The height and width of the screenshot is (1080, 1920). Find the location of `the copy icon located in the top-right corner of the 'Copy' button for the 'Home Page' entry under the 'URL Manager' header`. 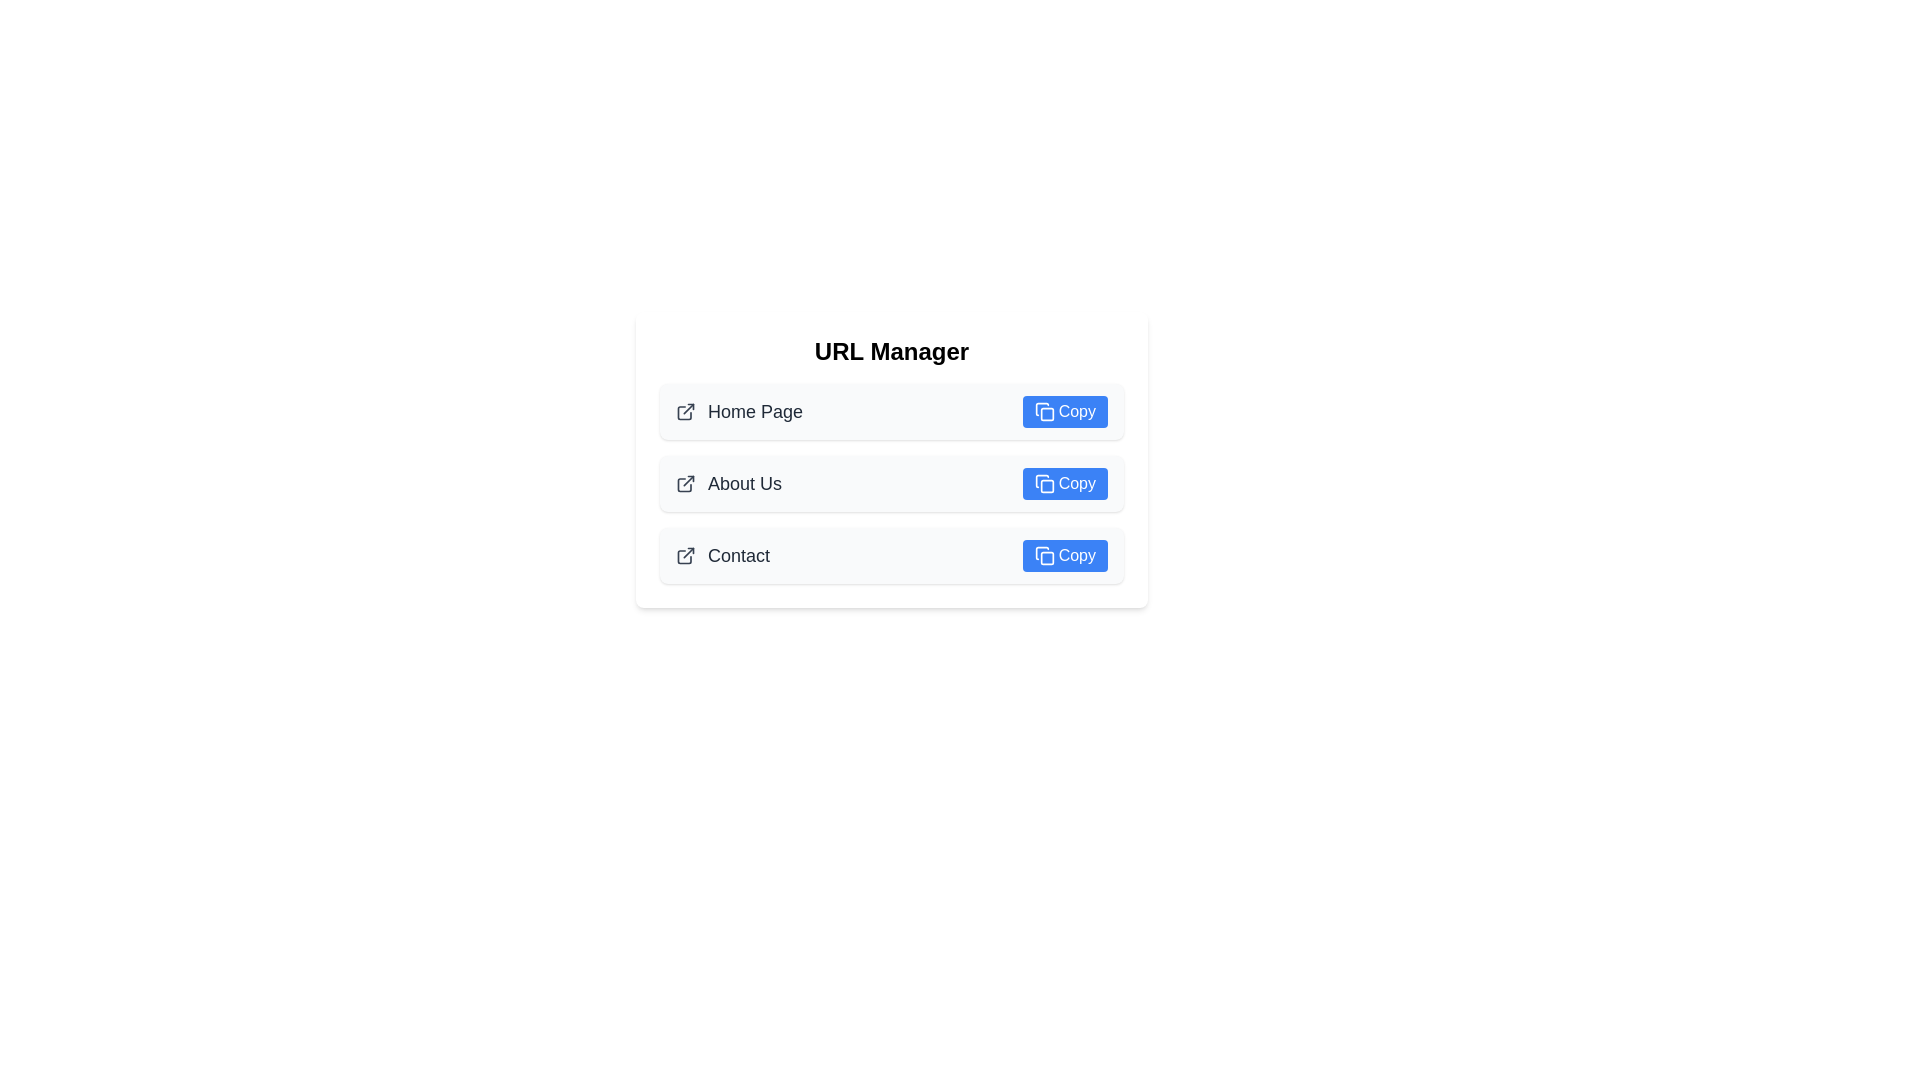

the copy icon located in the top-right corner of the 'Copy' button for the 'Home Page' entry under the 'URL Manager' header is located at coordinates (1043, 411).